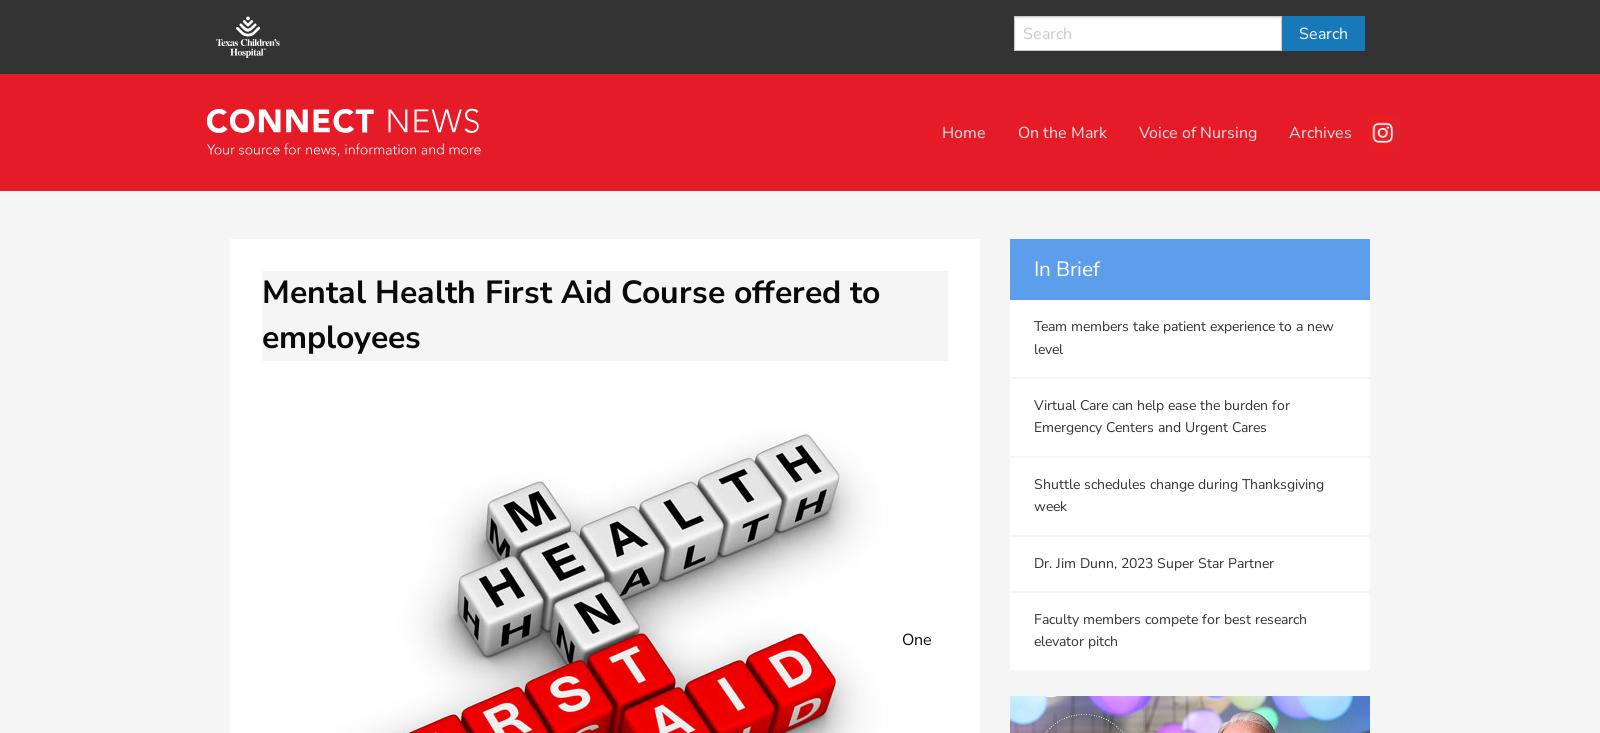 The width and height of the screenshot is (1600, 733). Describe the element at coordinates (1198, 132) in the screenshot. I see `'Voice of Nursing'` at that location.